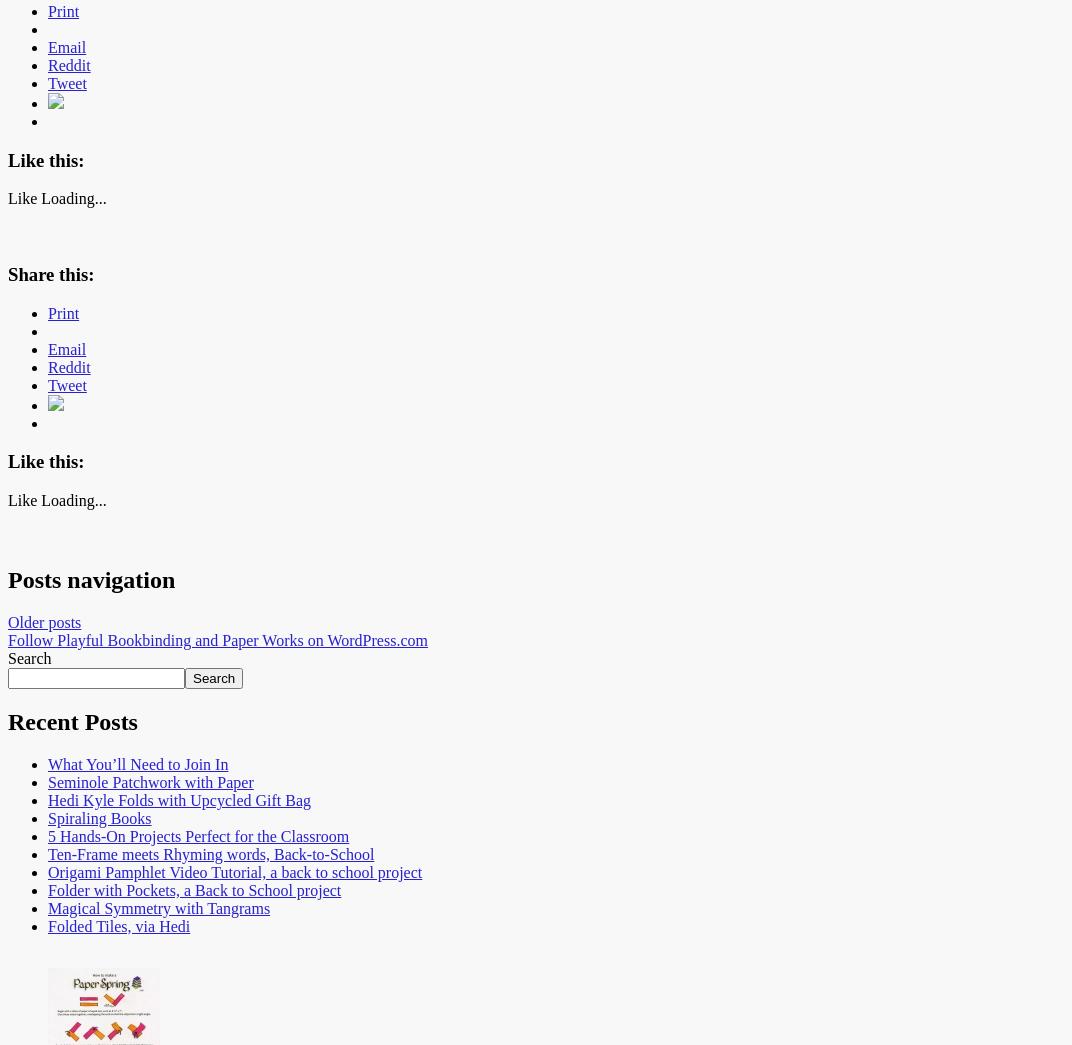 The height and width of the screenshot is (1045, 1072). Describe the element at coordinates (178, 799) in the screenshot. I see `'Hedi Kyle Folds with Upcycled Gift Bag'` at that location.